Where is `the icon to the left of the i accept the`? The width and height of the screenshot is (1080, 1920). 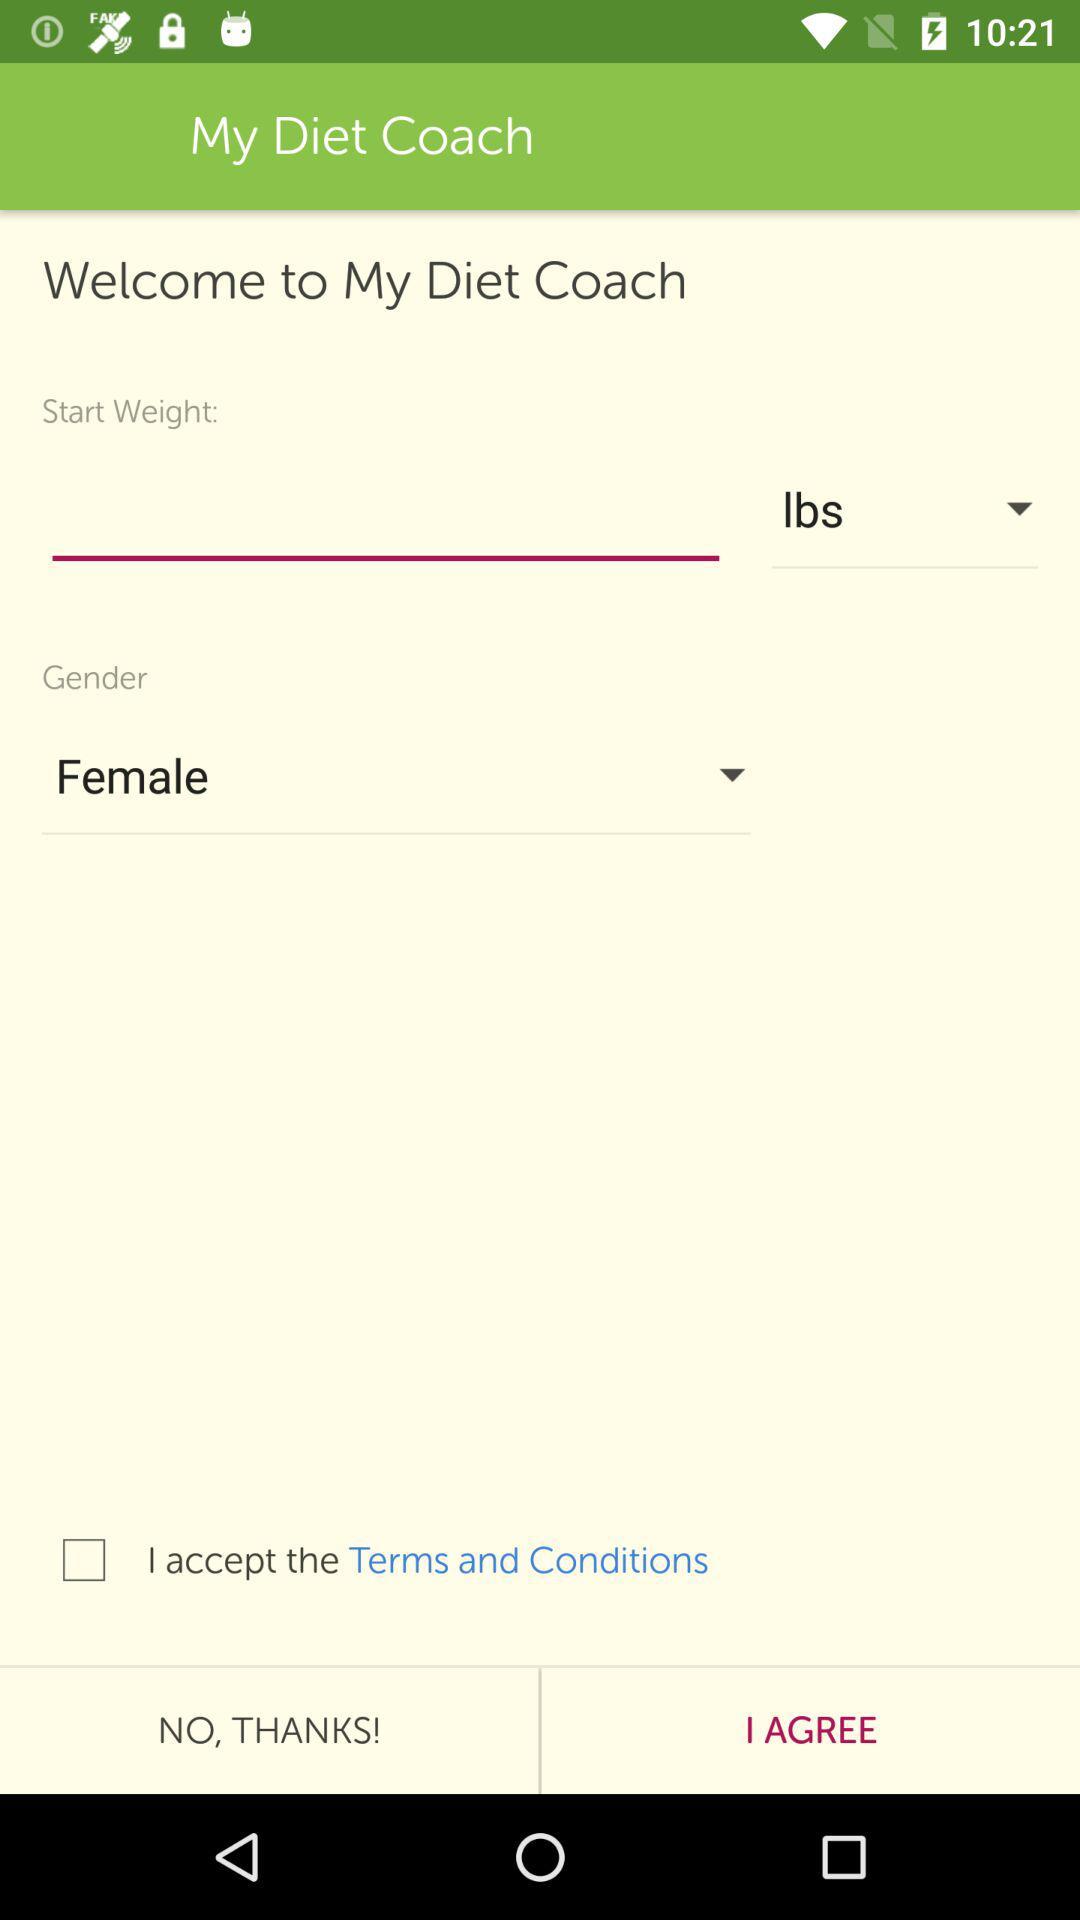 the icon to the left of the i accept the is located at coordinates (83, 1559).